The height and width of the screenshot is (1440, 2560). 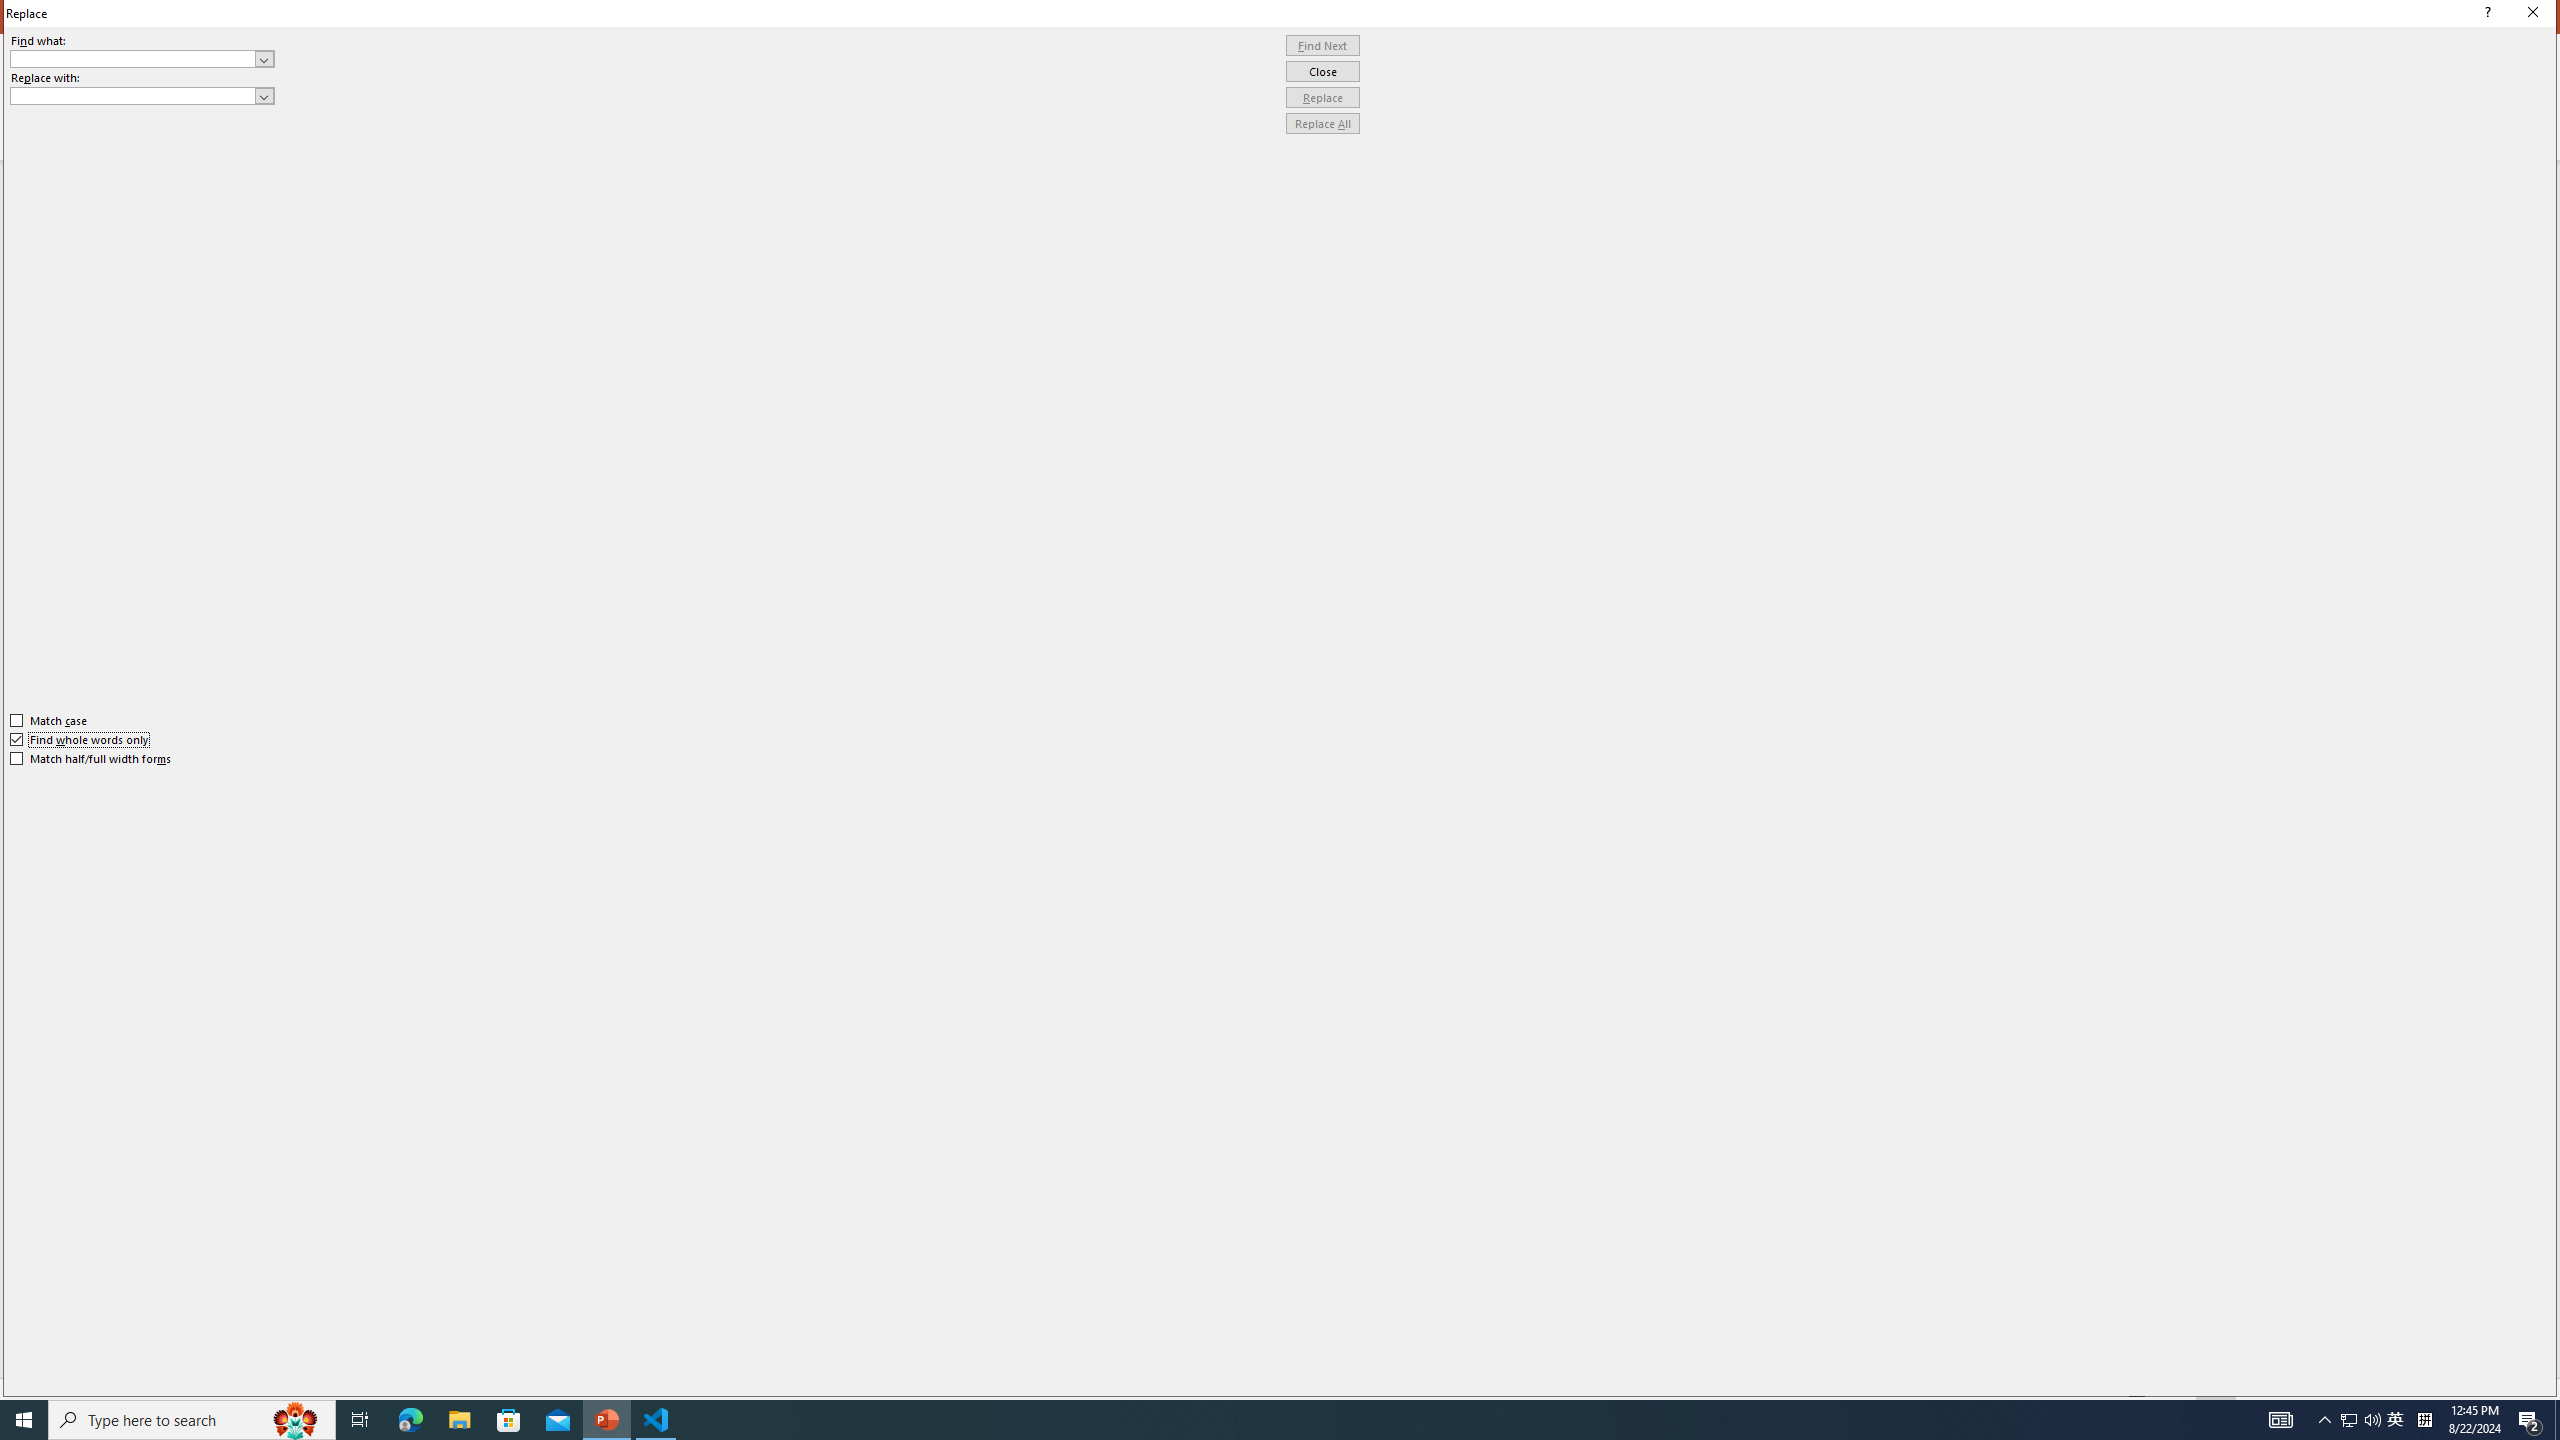 What do you see at coordinates (2484, 15) in the screenshot?
I see `'Context help'` at bounding box center [2484, 15].